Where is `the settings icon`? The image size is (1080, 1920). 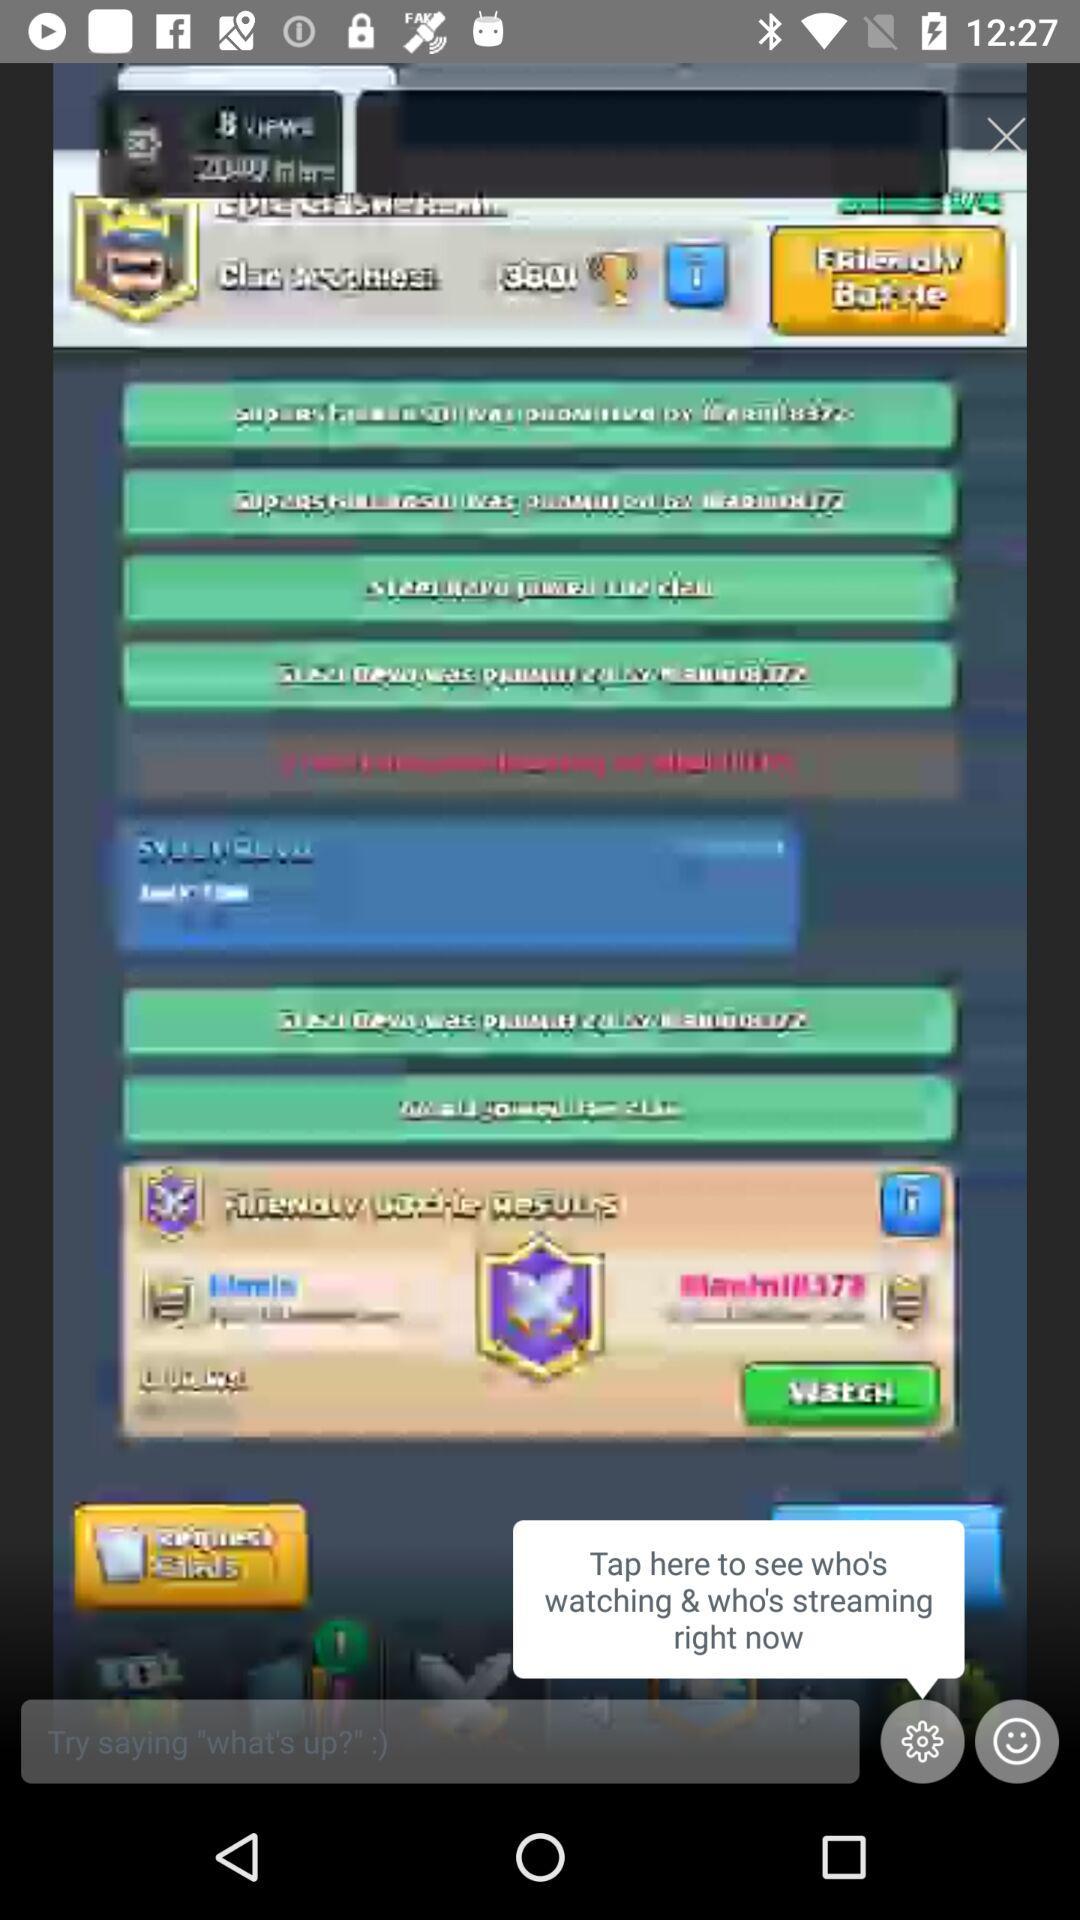
the settings icon is located at coordinates (922, 1740).